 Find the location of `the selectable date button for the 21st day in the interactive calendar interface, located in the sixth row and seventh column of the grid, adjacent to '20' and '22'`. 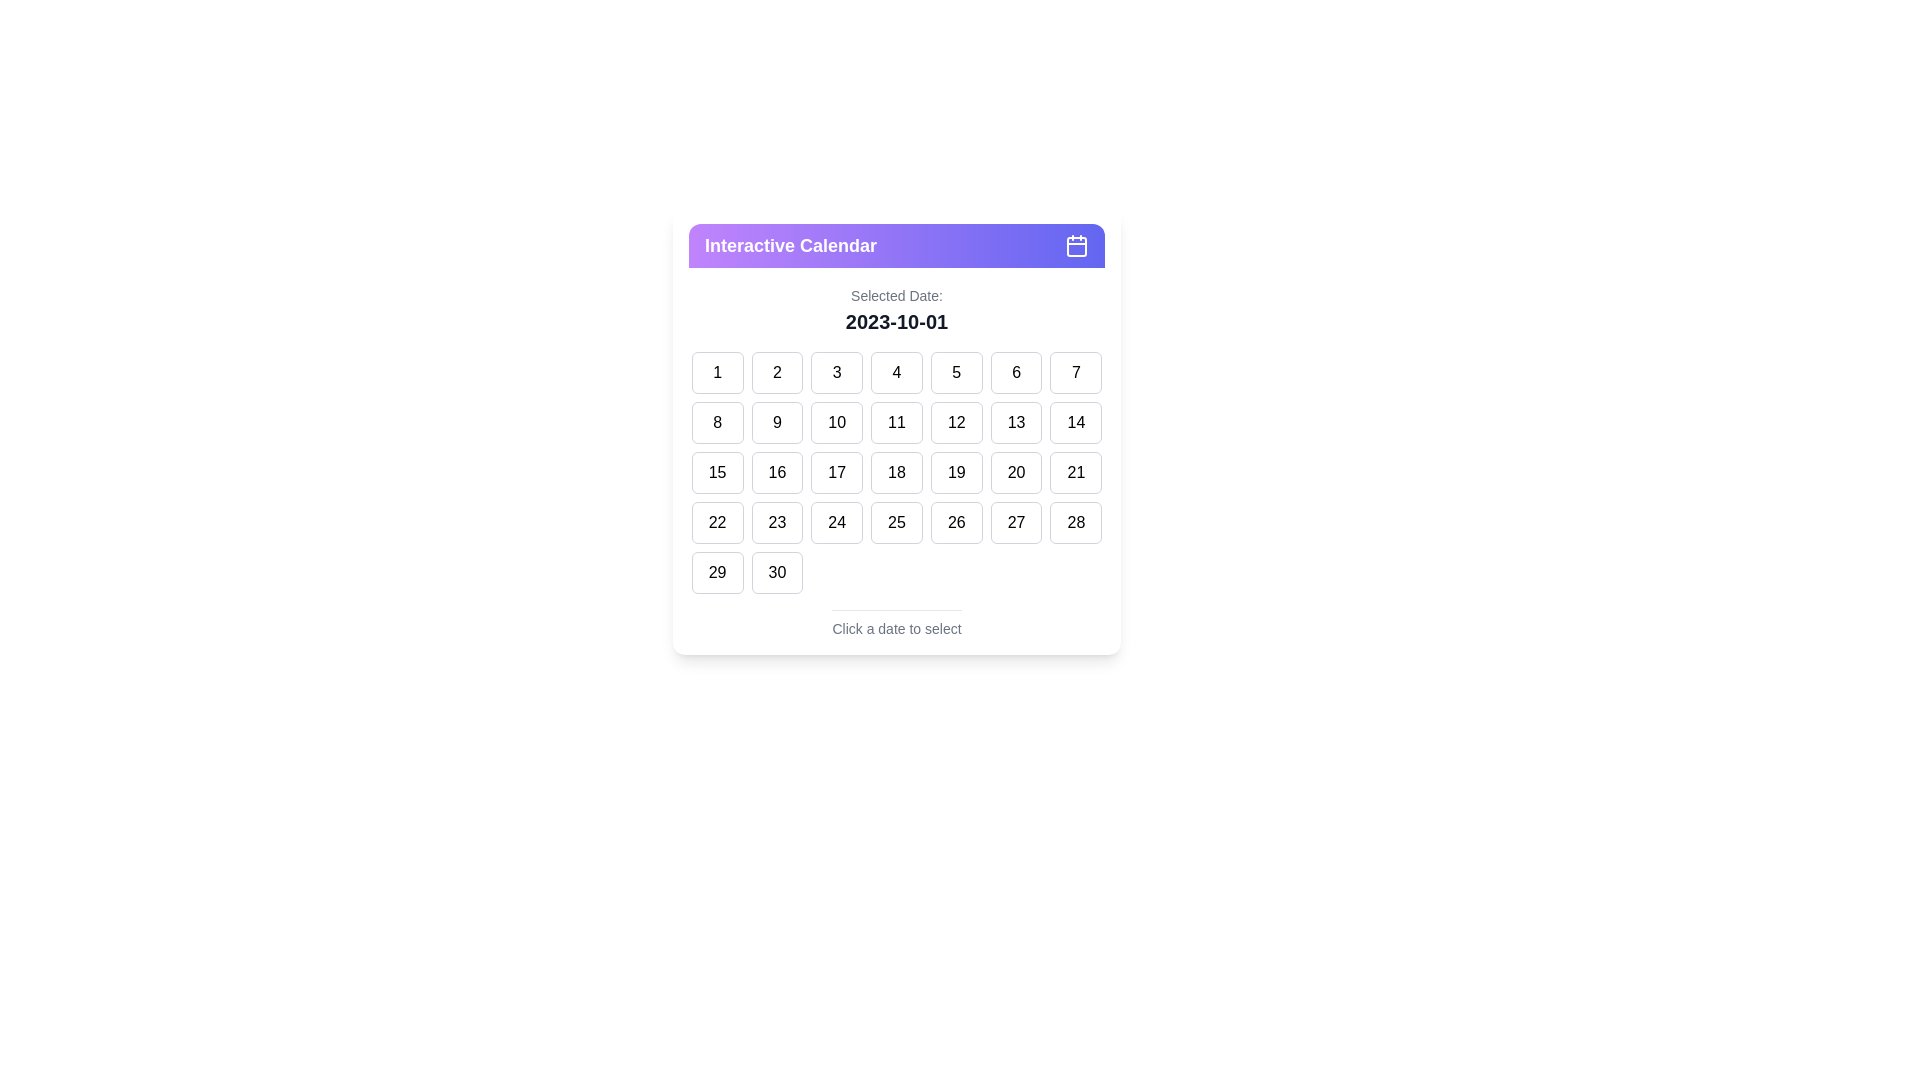

the selectable date button for the 21st day in the interactive calendar interface, located in the sixth row and seventh column of the grid, adjacent to '20' and '22' is located at coordinates (1075, 473).